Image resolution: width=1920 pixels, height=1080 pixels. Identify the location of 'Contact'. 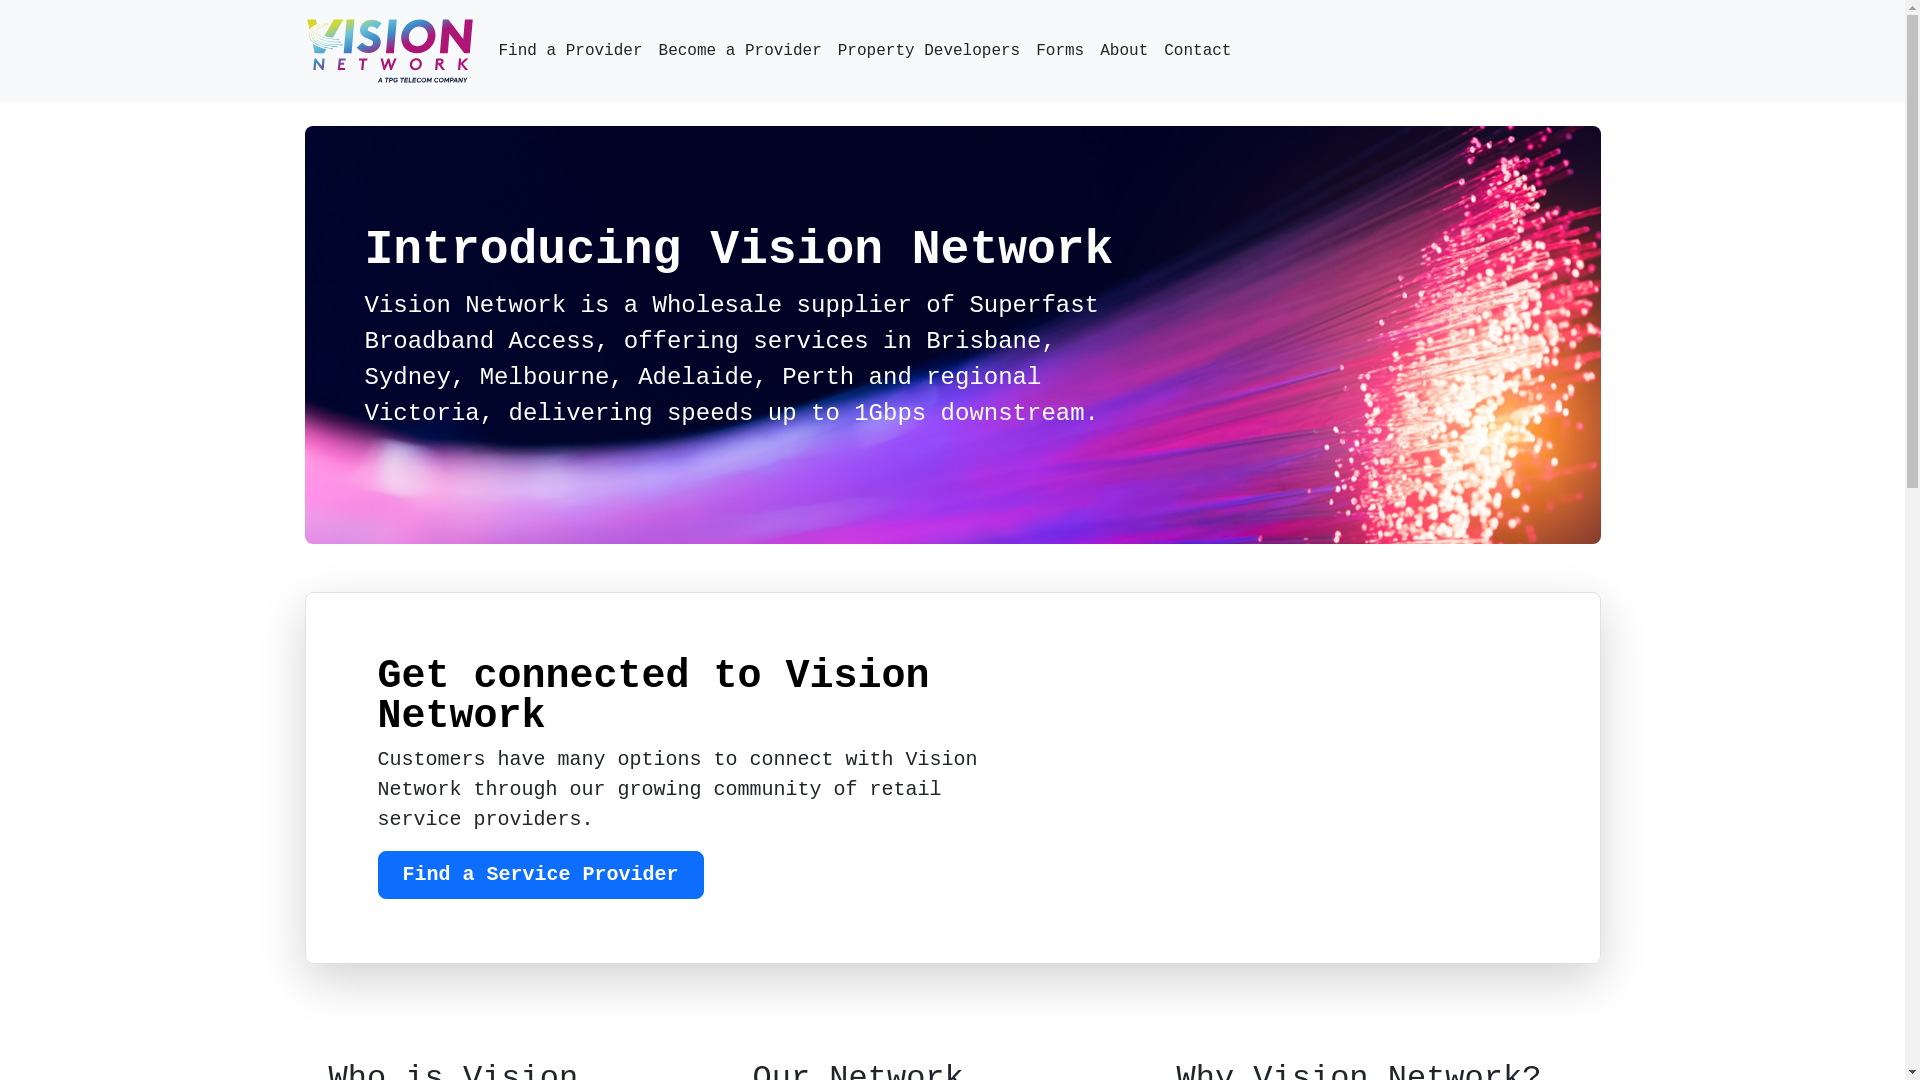
(1197, 49).